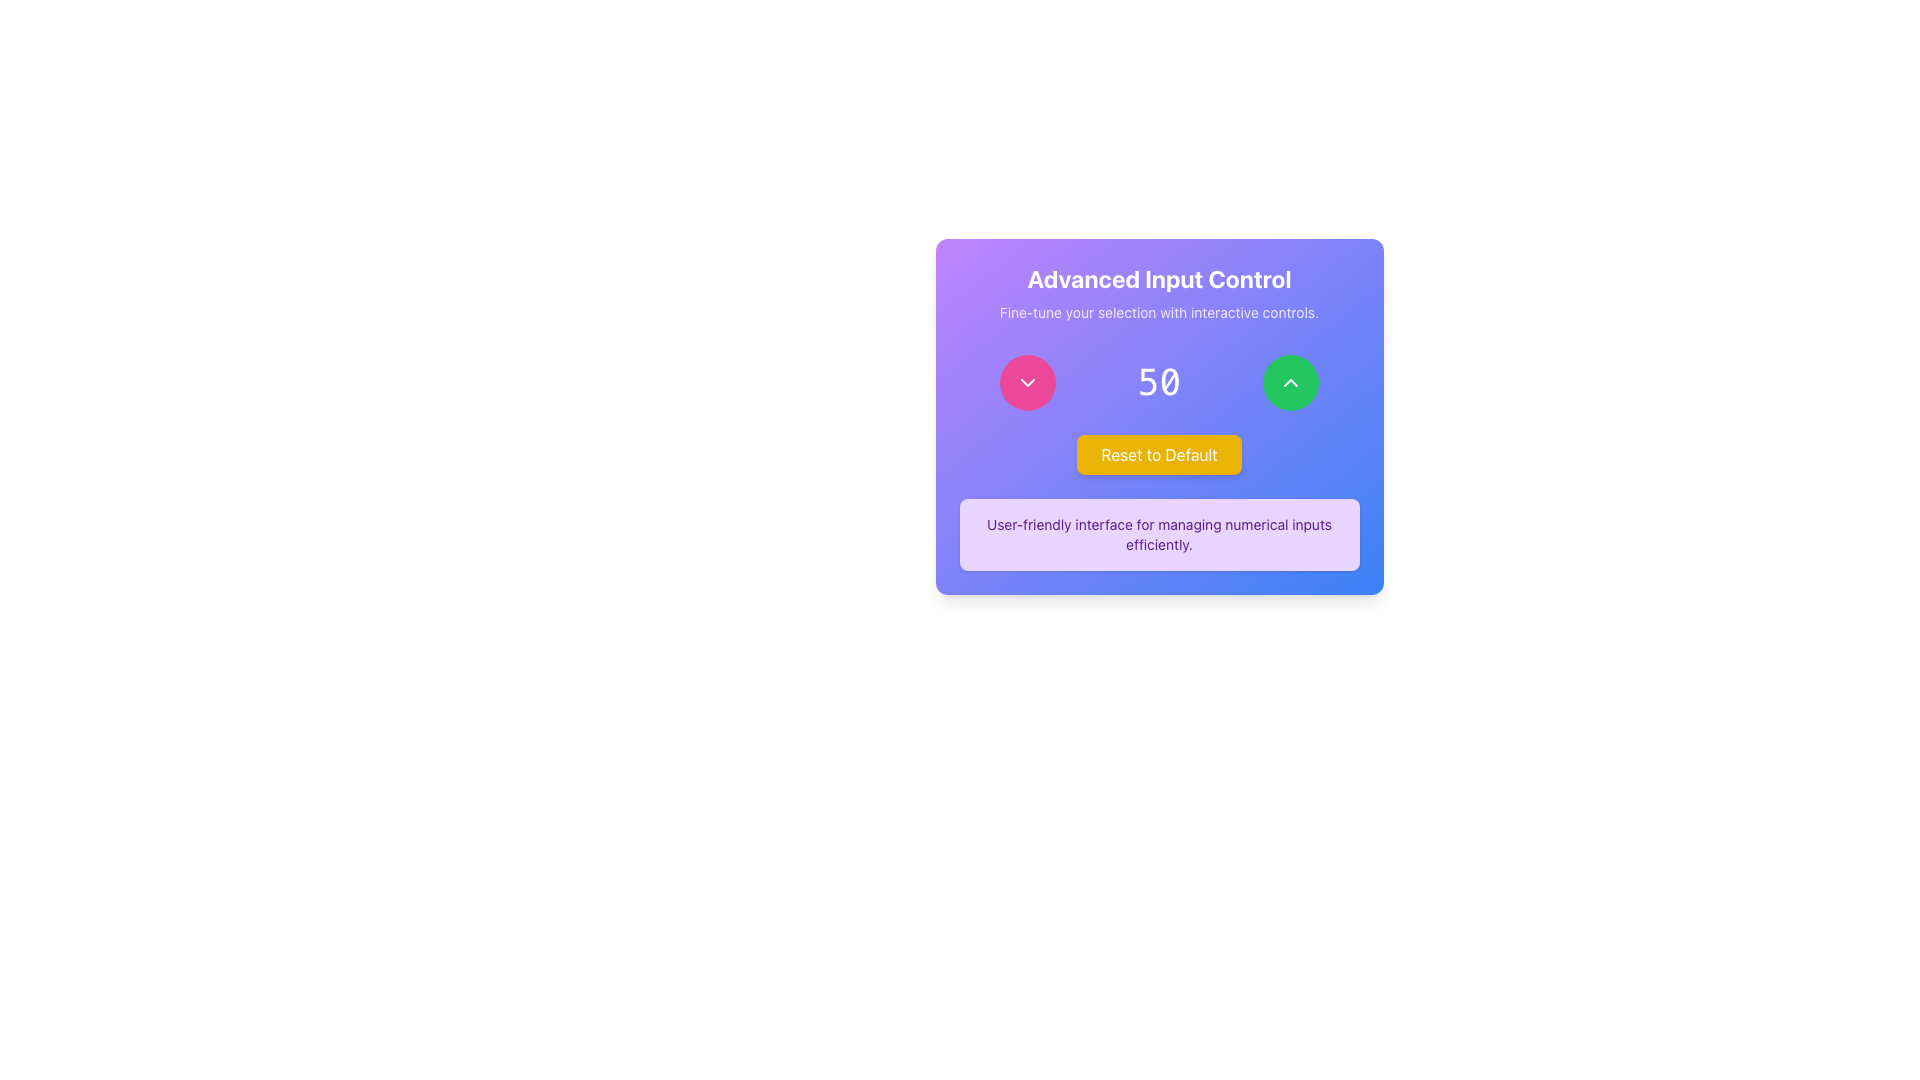 This screenshot has width=1920, height=1080. Describe the element at coordinates (1028, 382) in the screenshot. I see `the decrement icon located at the center of the pink button to decrease the numerical input value` at that location.